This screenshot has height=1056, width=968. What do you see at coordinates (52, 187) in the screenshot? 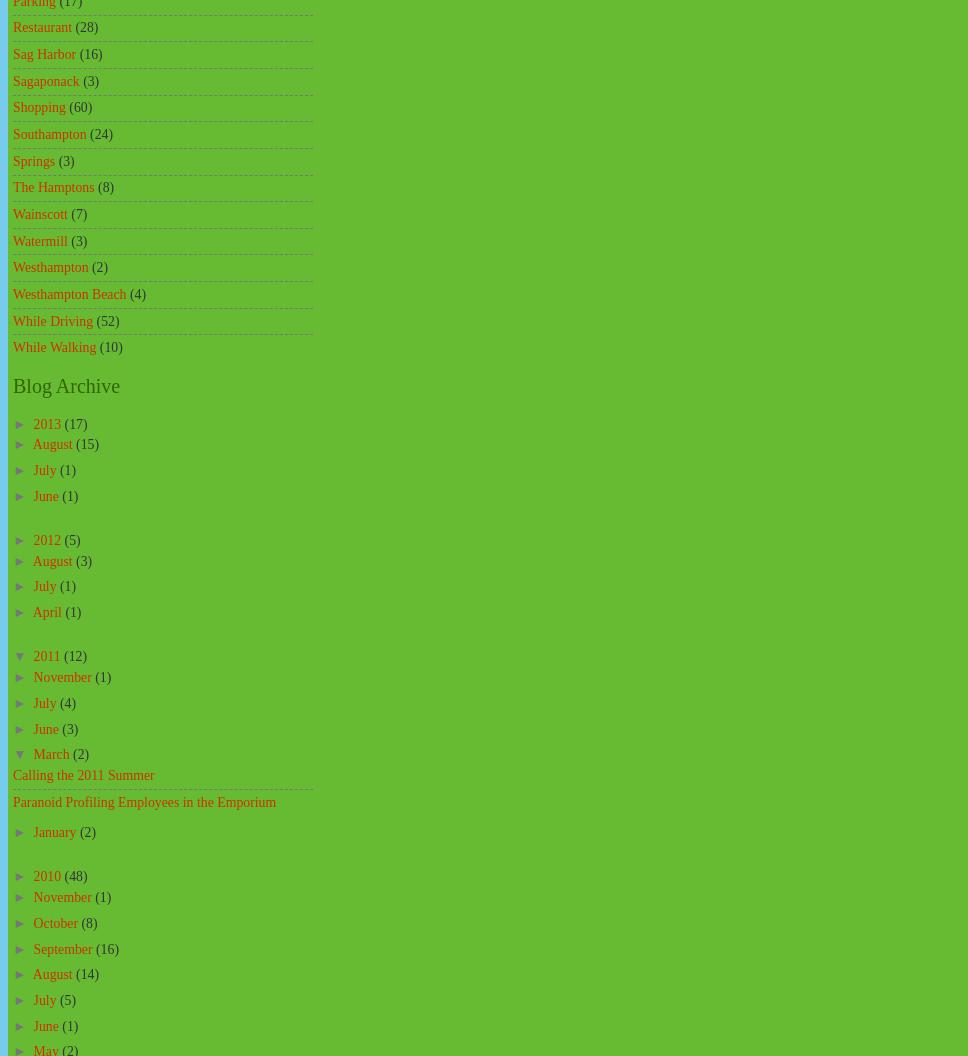
I see `'The Hamptons'` at bounding box center [52, 187].